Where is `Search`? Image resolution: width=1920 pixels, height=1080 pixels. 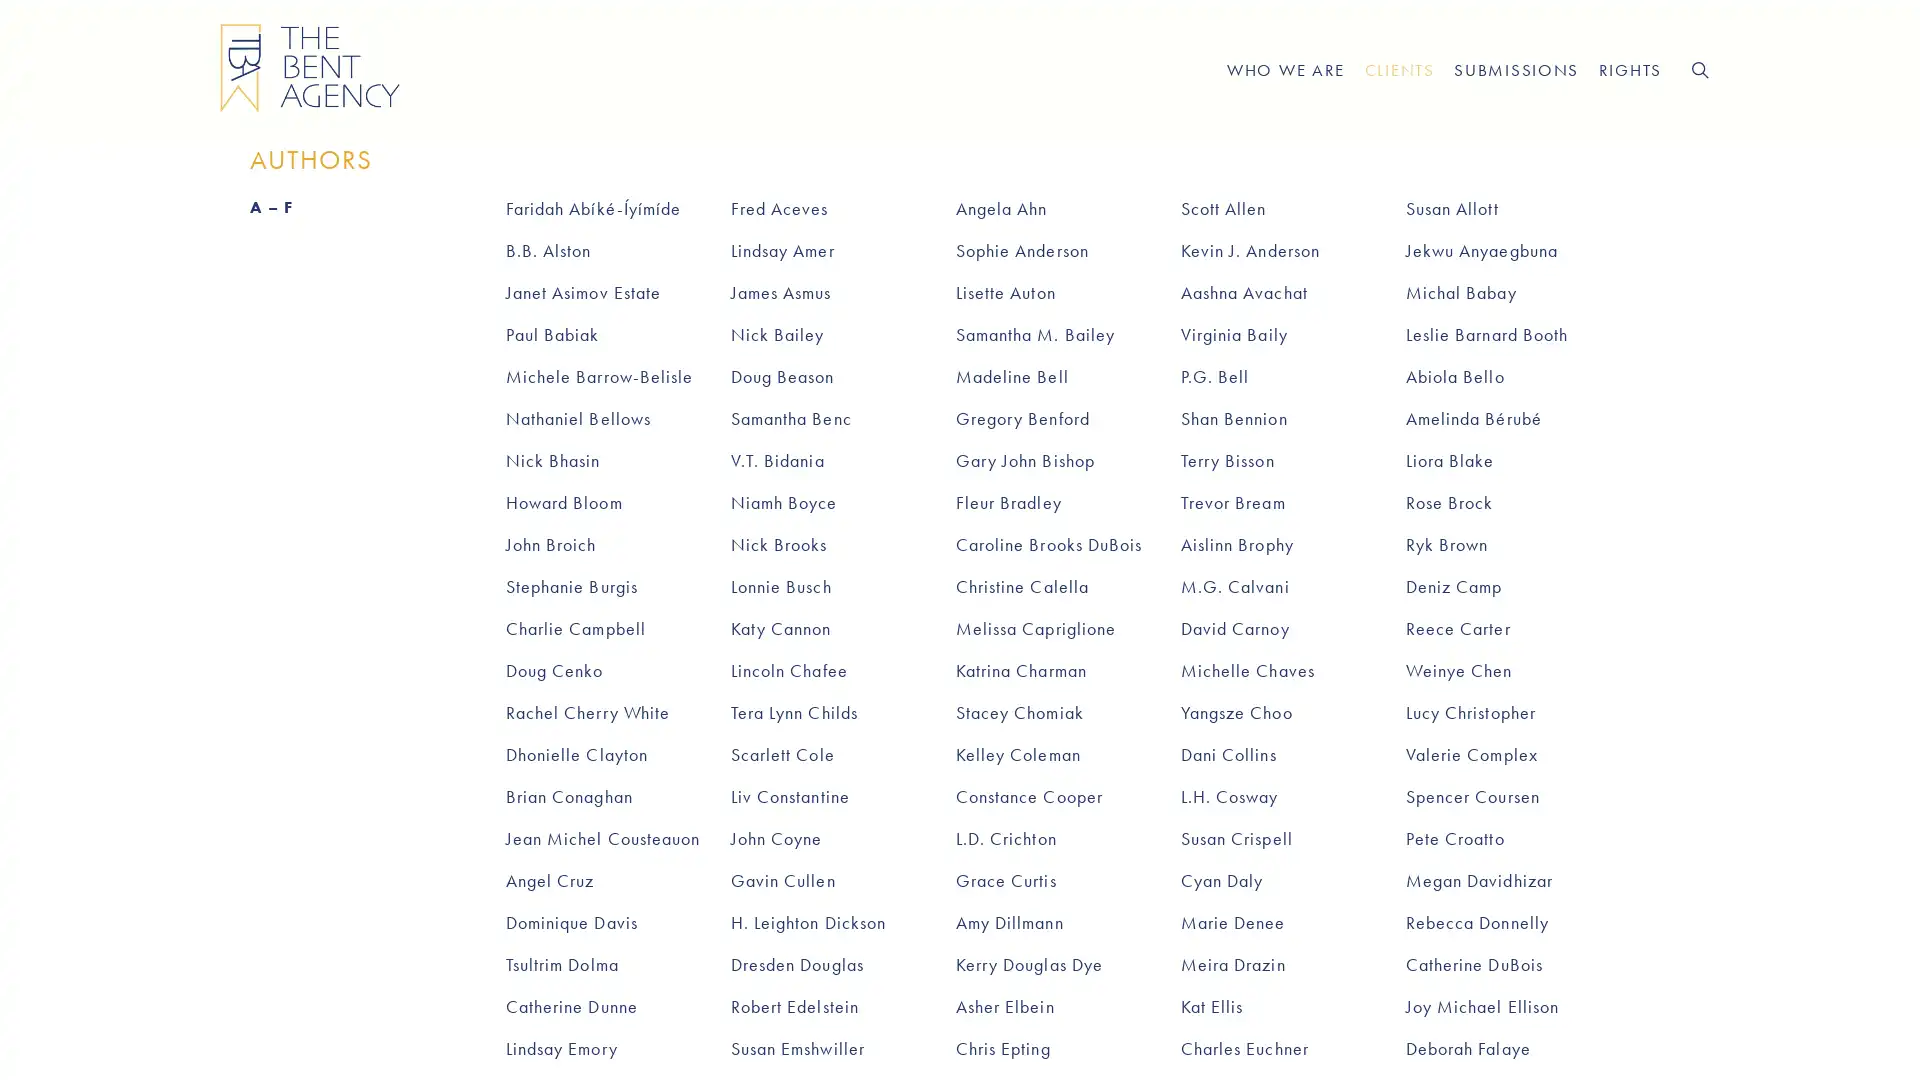
Search is located at coordinates (1698, 68).